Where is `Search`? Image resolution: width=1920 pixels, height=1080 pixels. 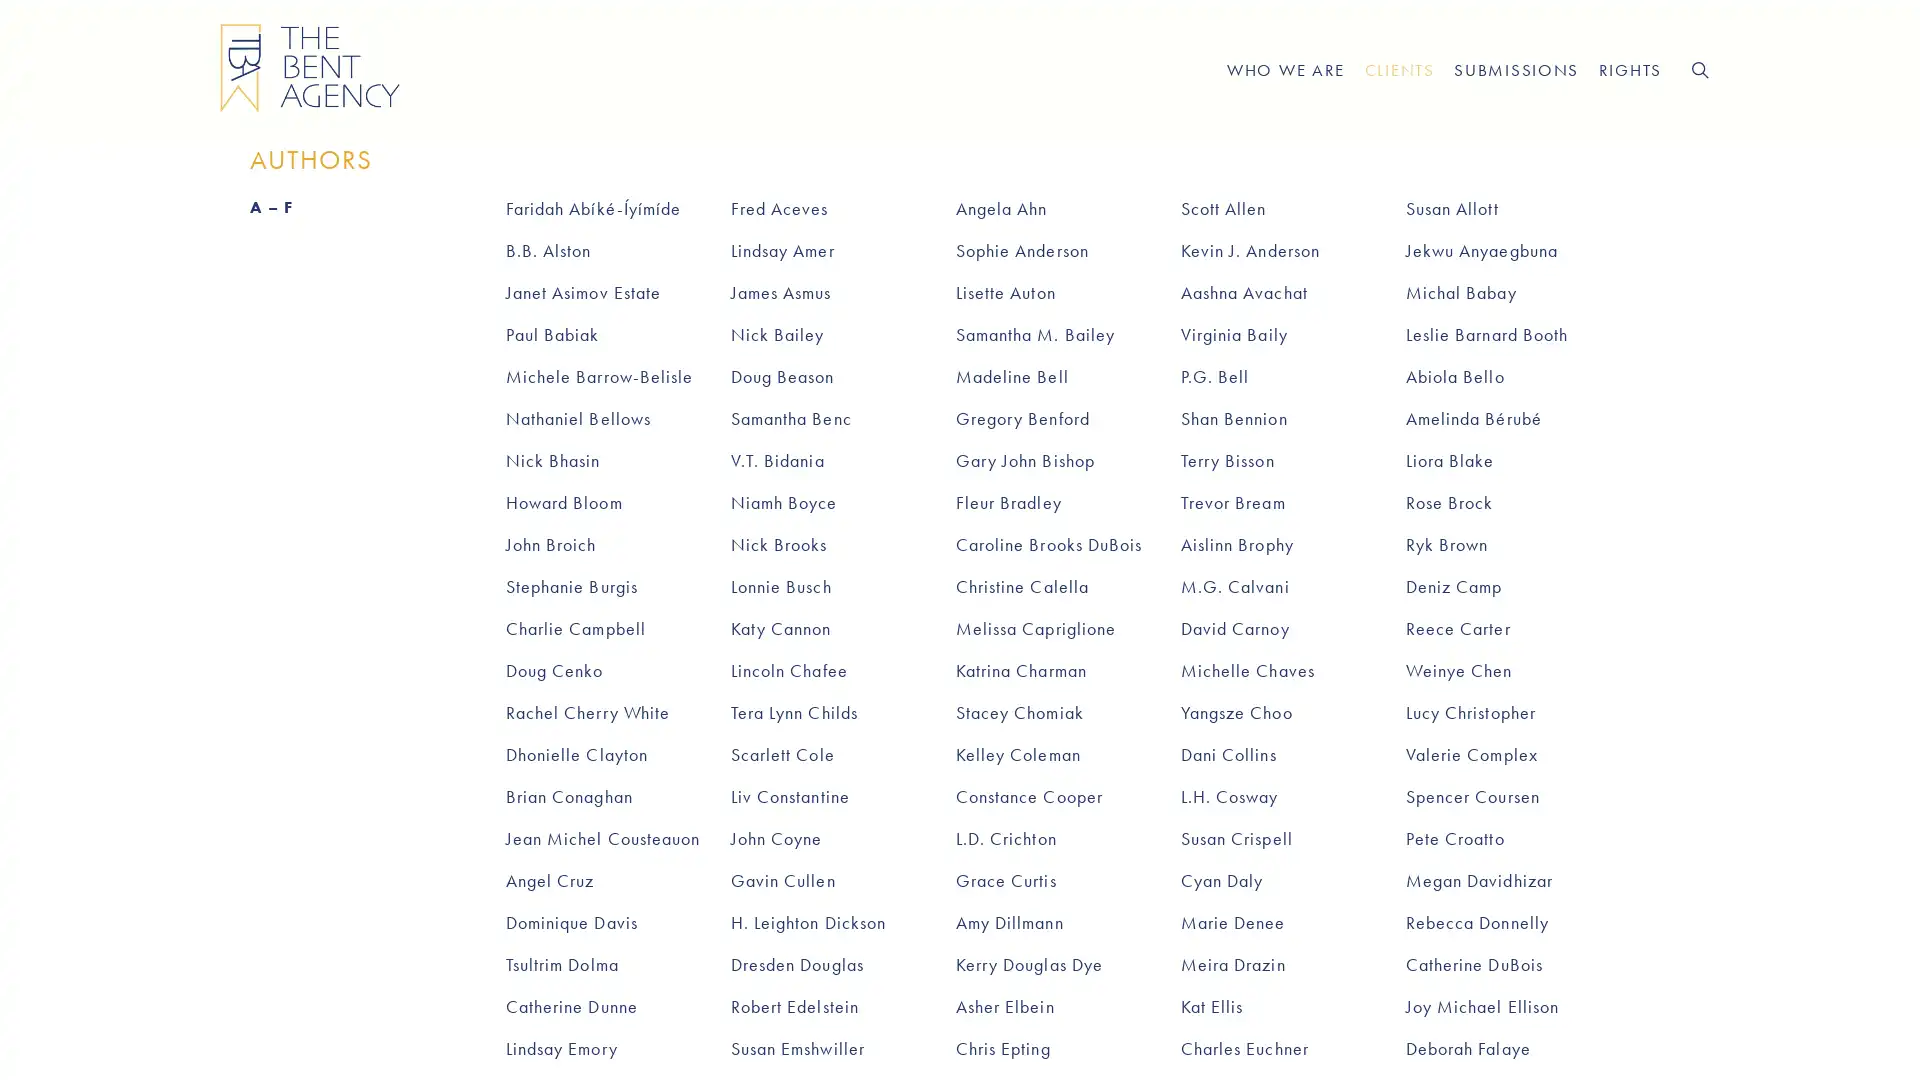
Search is located at coordinates (1698, 68).